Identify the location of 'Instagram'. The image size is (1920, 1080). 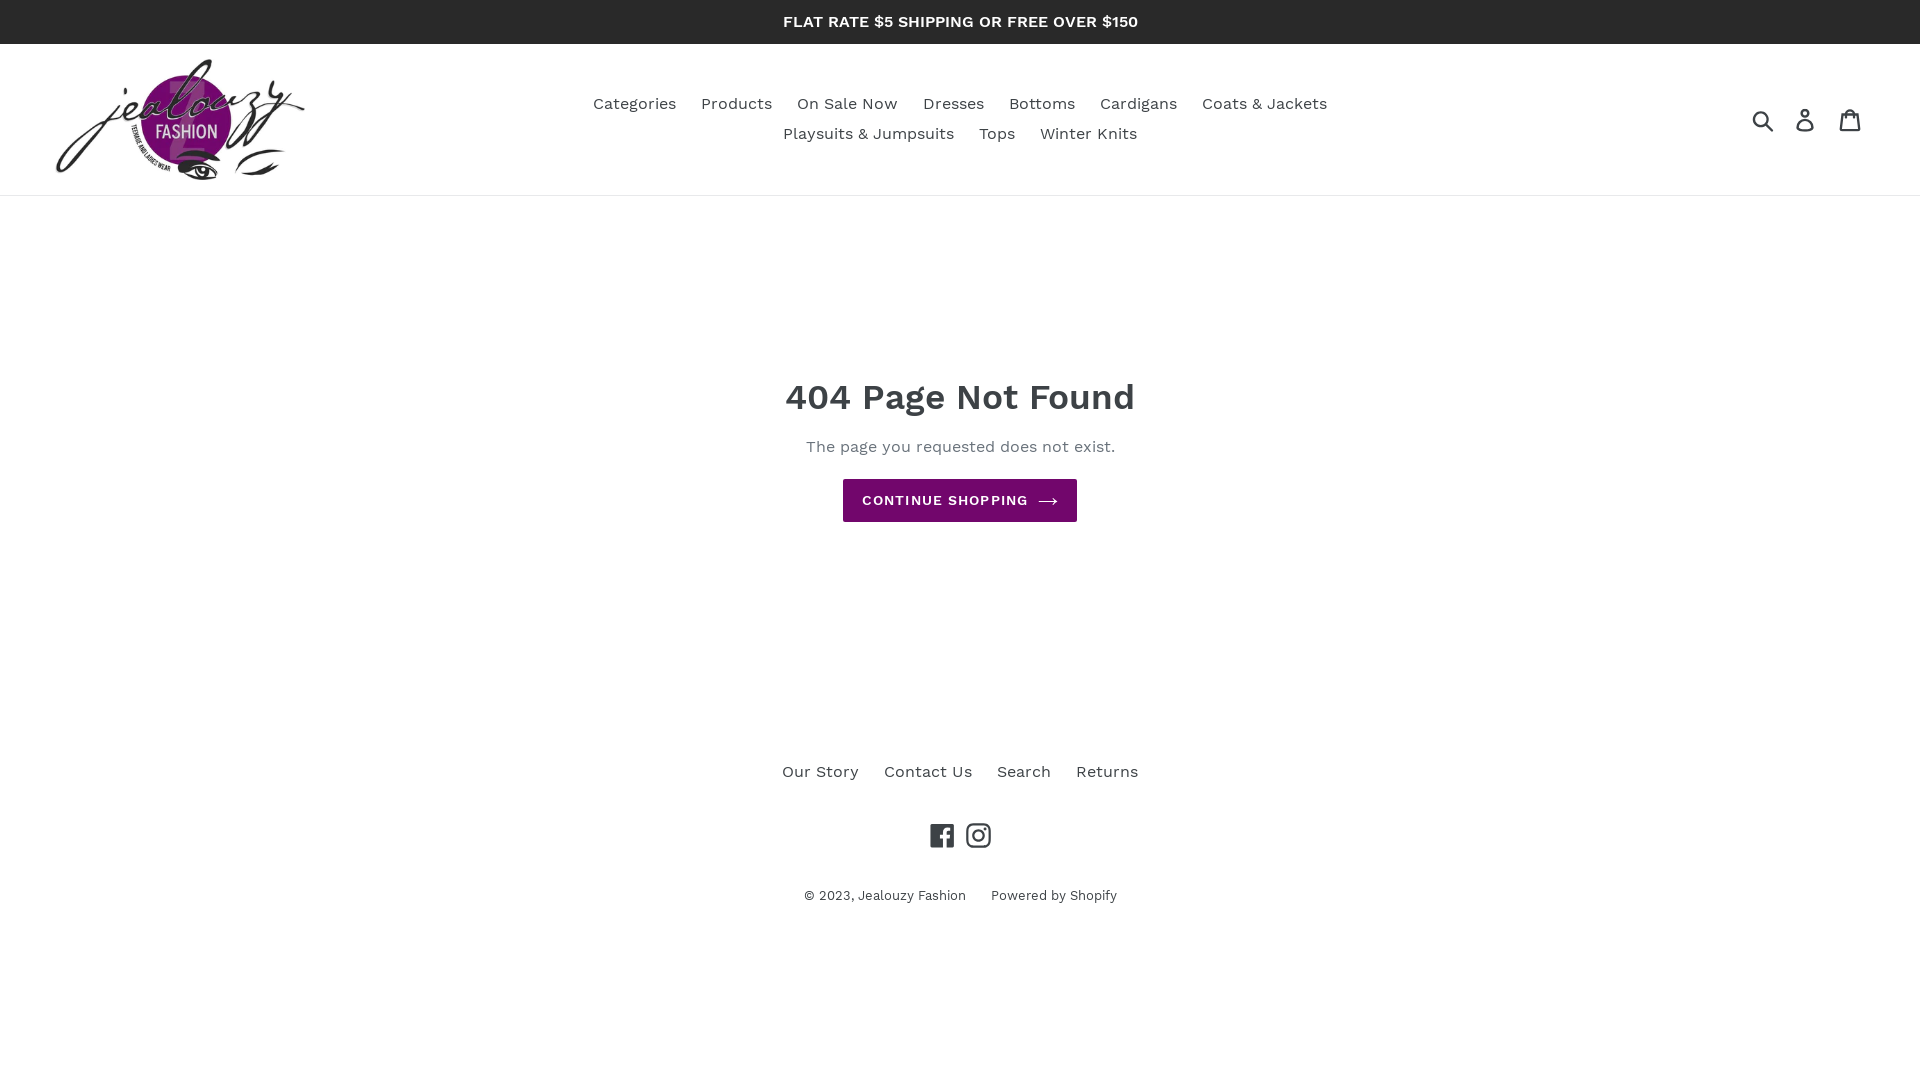
(977, 834).